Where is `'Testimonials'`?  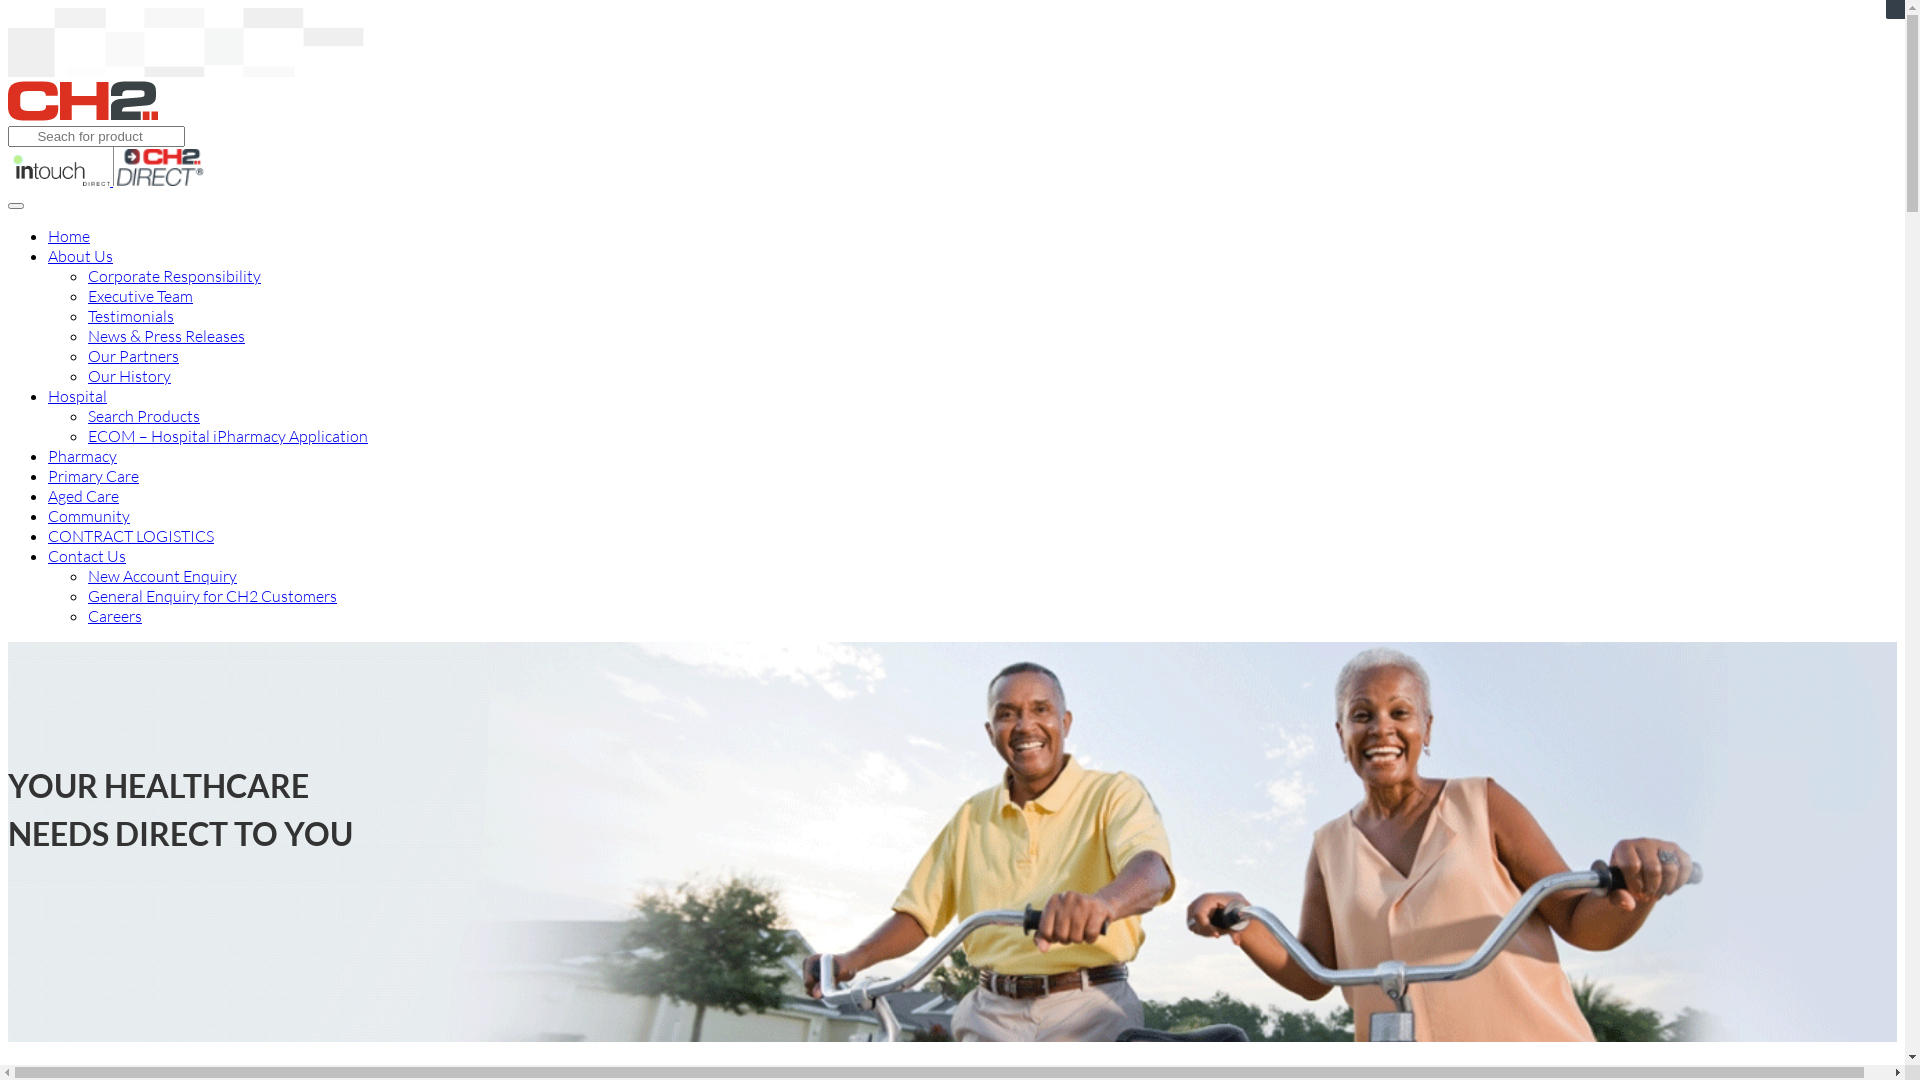
'Testimonials' is located at coordinates (129, 315).